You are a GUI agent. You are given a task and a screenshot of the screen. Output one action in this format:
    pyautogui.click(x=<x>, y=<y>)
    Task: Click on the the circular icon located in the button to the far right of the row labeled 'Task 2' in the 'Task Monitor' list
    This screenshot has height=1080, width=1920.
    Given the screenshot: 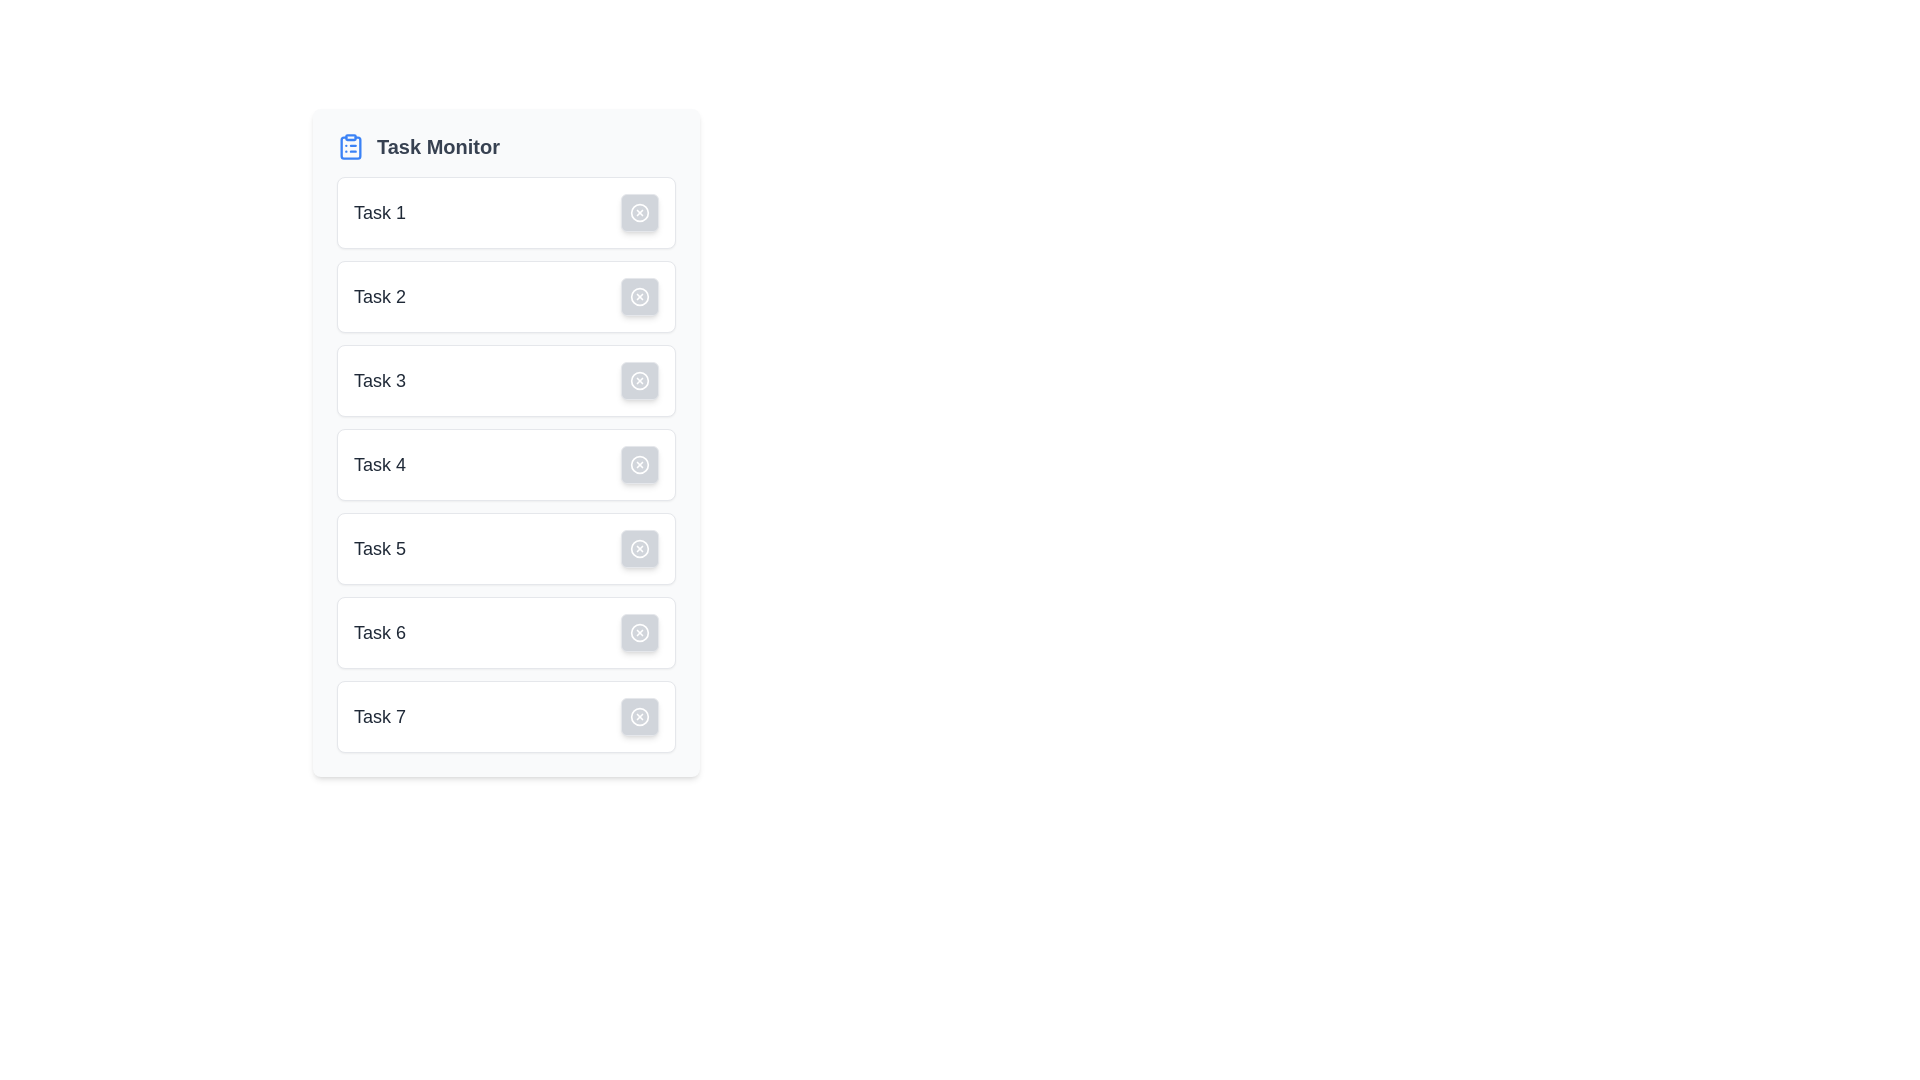 What is the action you would take?
    pyautogui.click(x=638, y=297)
    